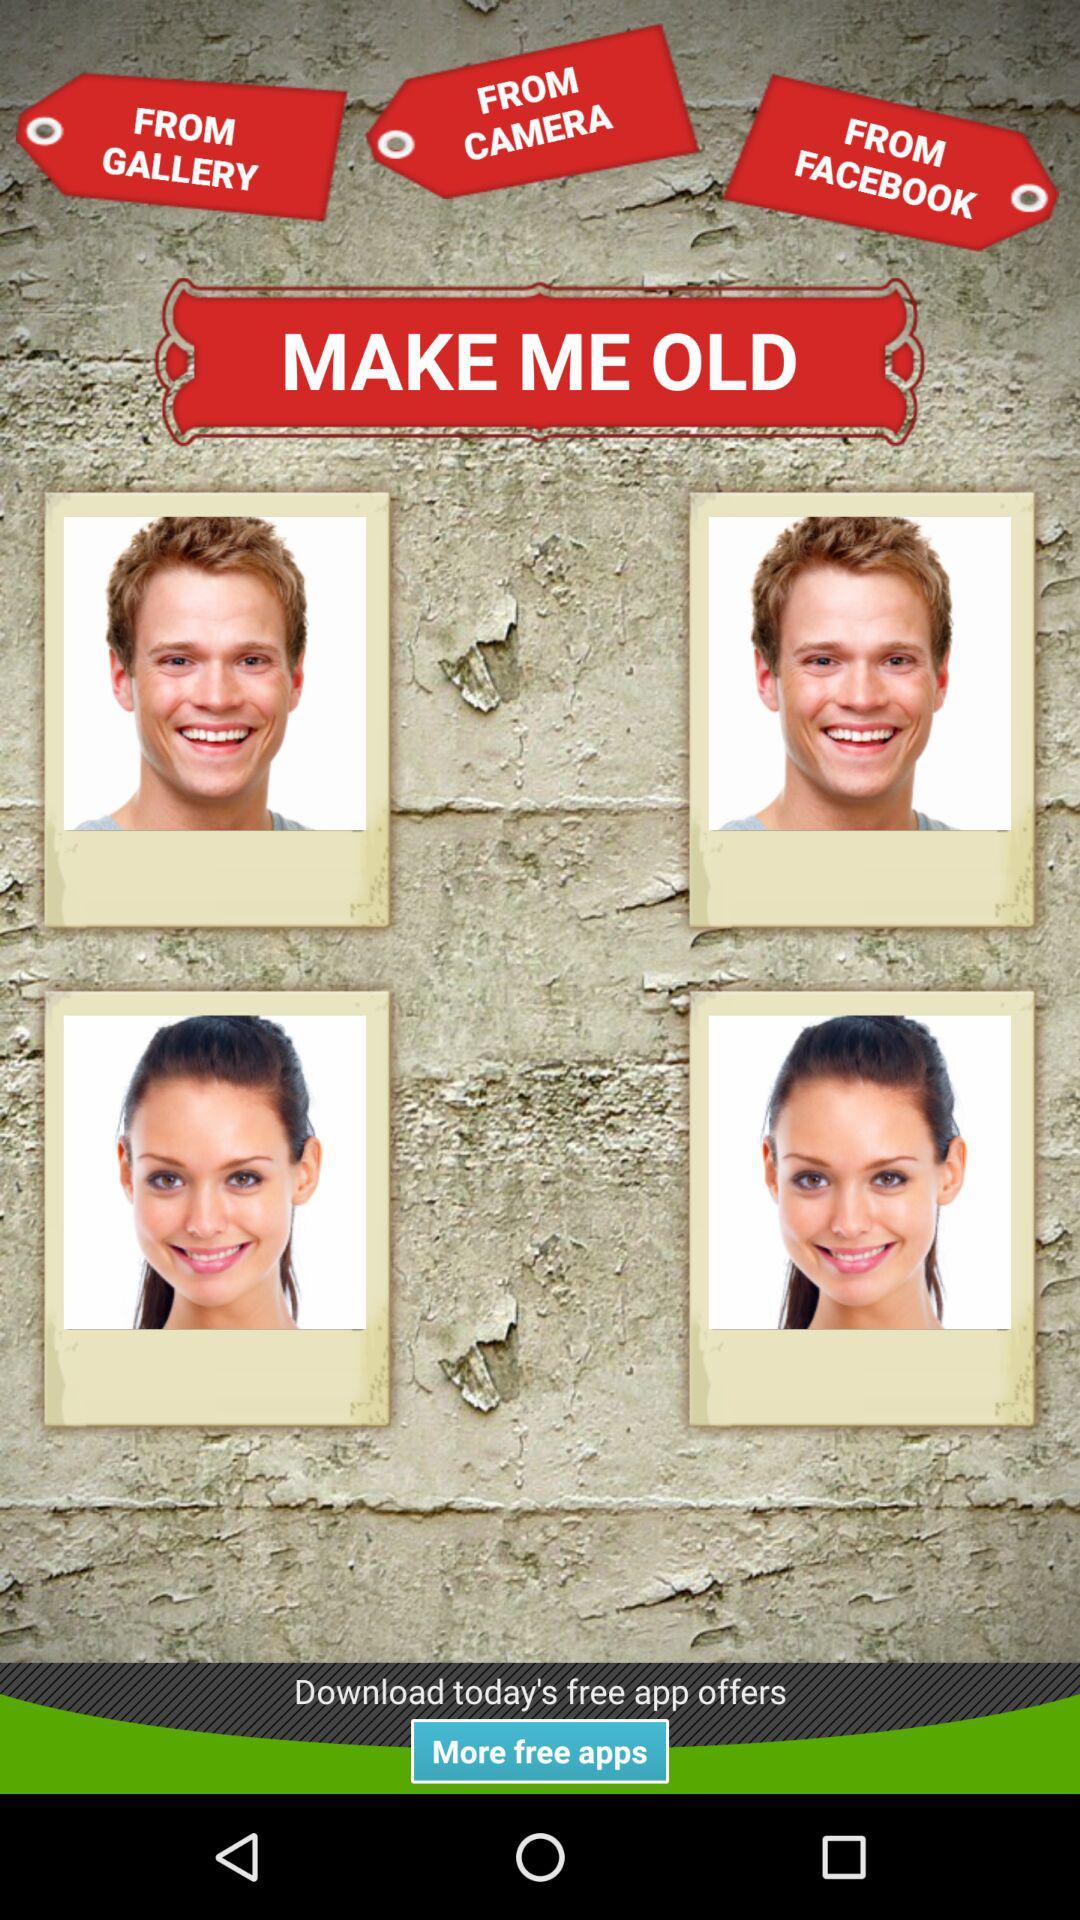  Describe the element at coordinates (531, 109) in the screenshot. I see `from` at that location.